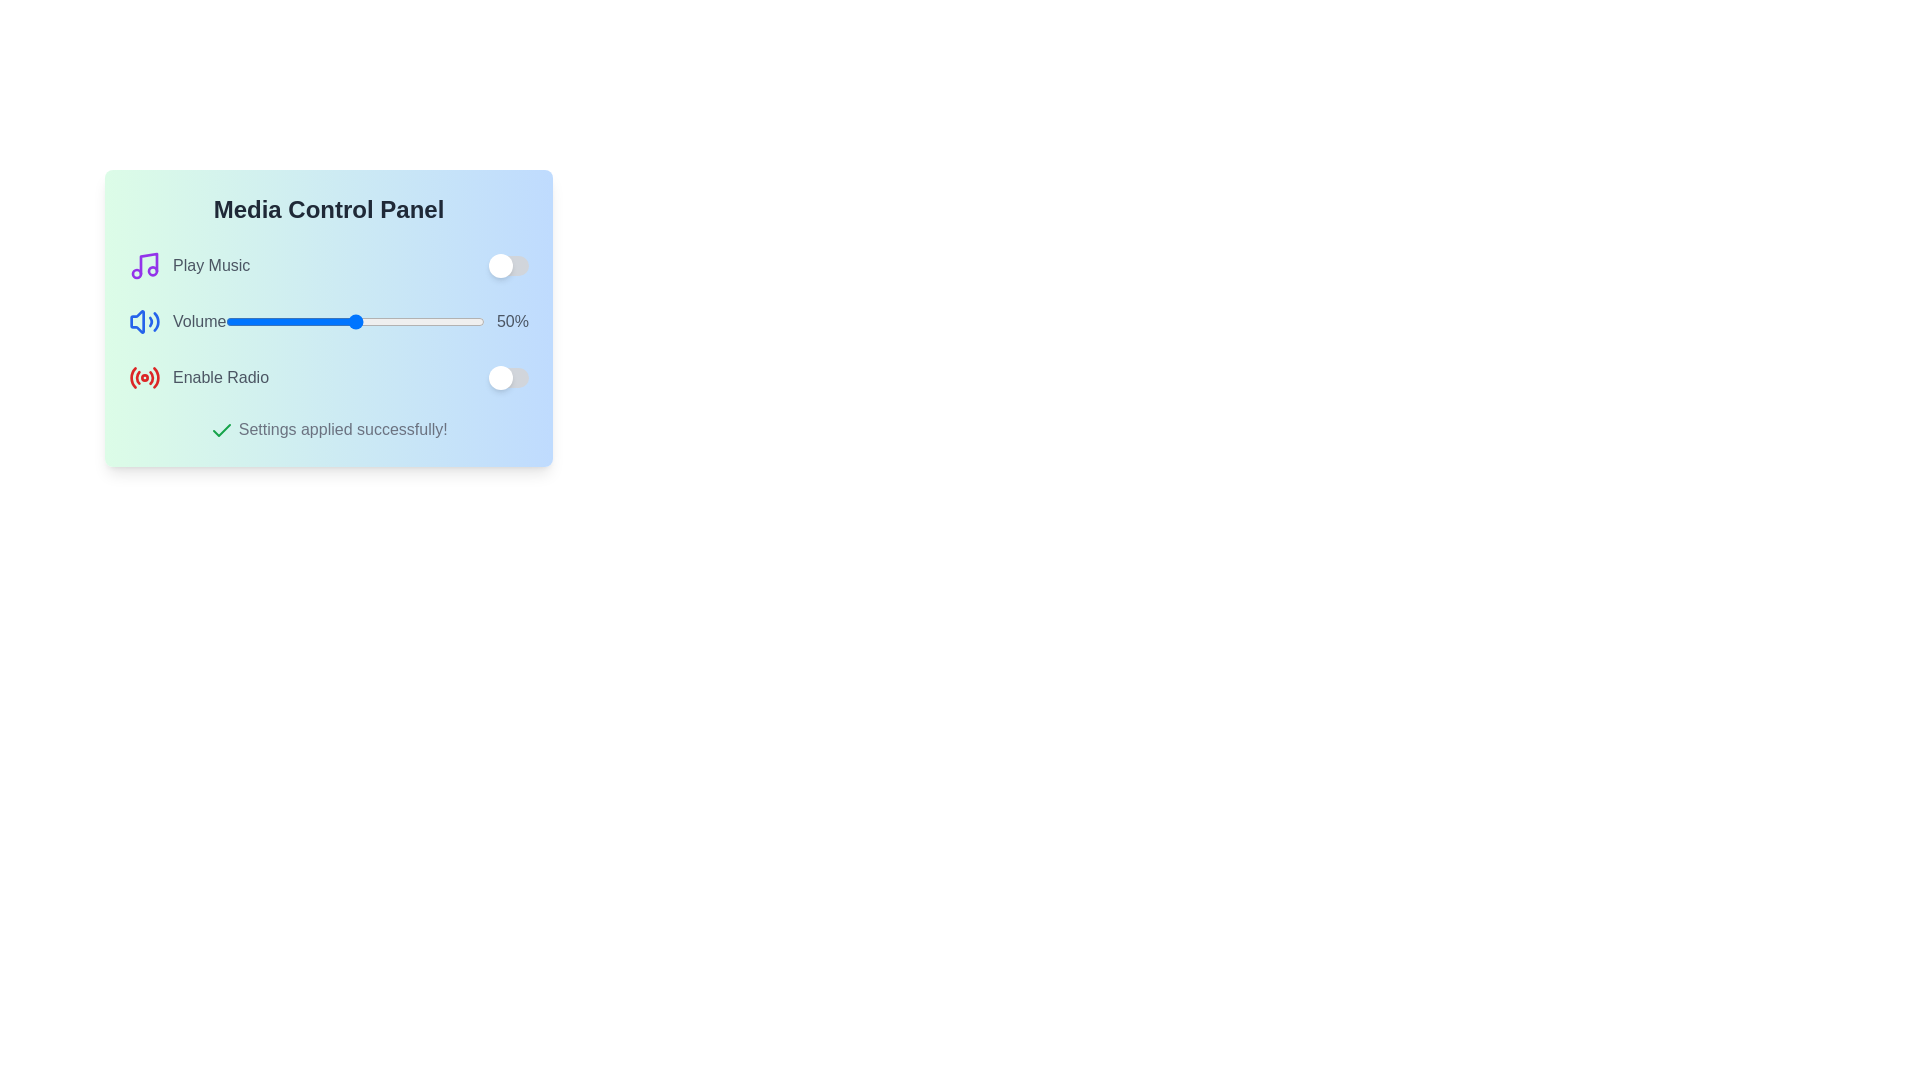 Image resolution: width=1920 pixels, height=1080 pixels. What do you see at coordinates (243, 320) in the screenshot?
I see `the volume slider` at bounding box center [243, 320].